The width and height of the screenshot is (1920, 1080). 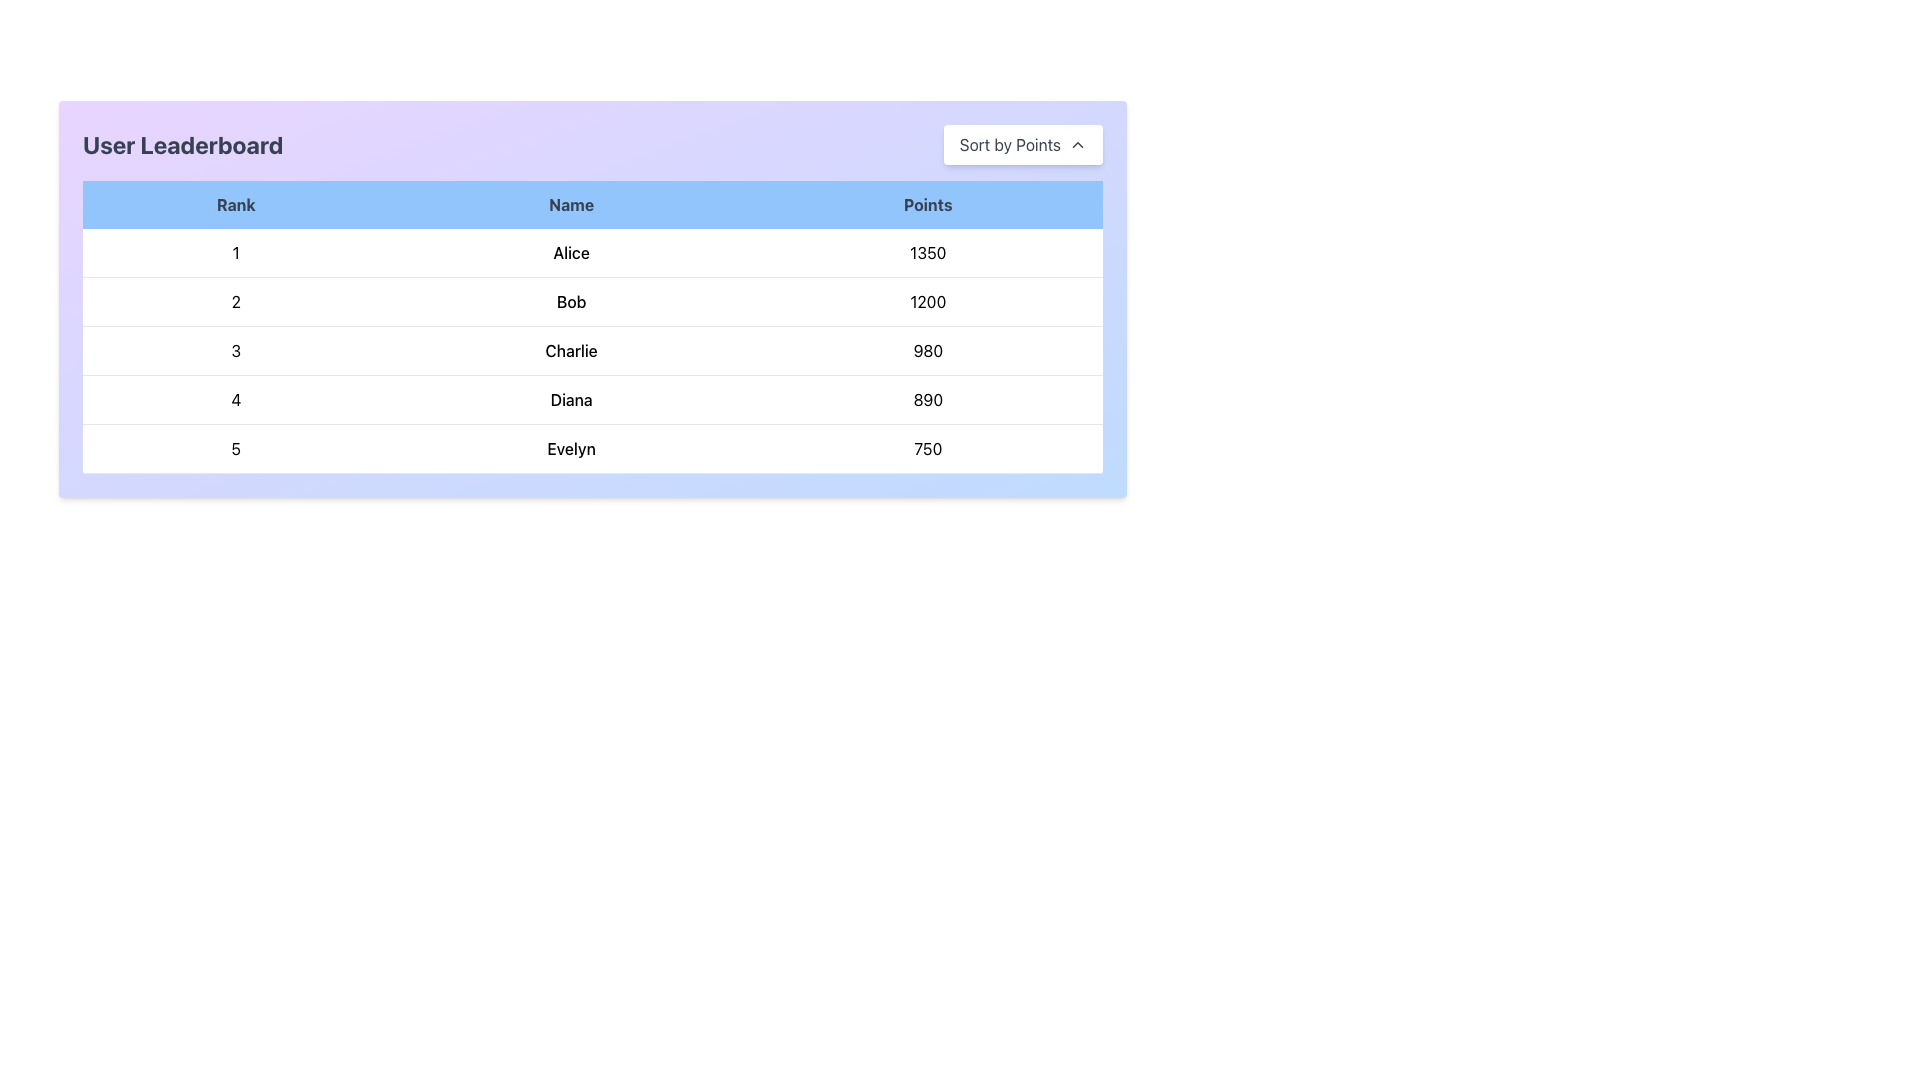 I want to click on the non-interactive text element displaying a name in the fourth row of the table under the 'Name' column, located between the 'Rank' and 'Points' columns, so click(x=570, y=400).